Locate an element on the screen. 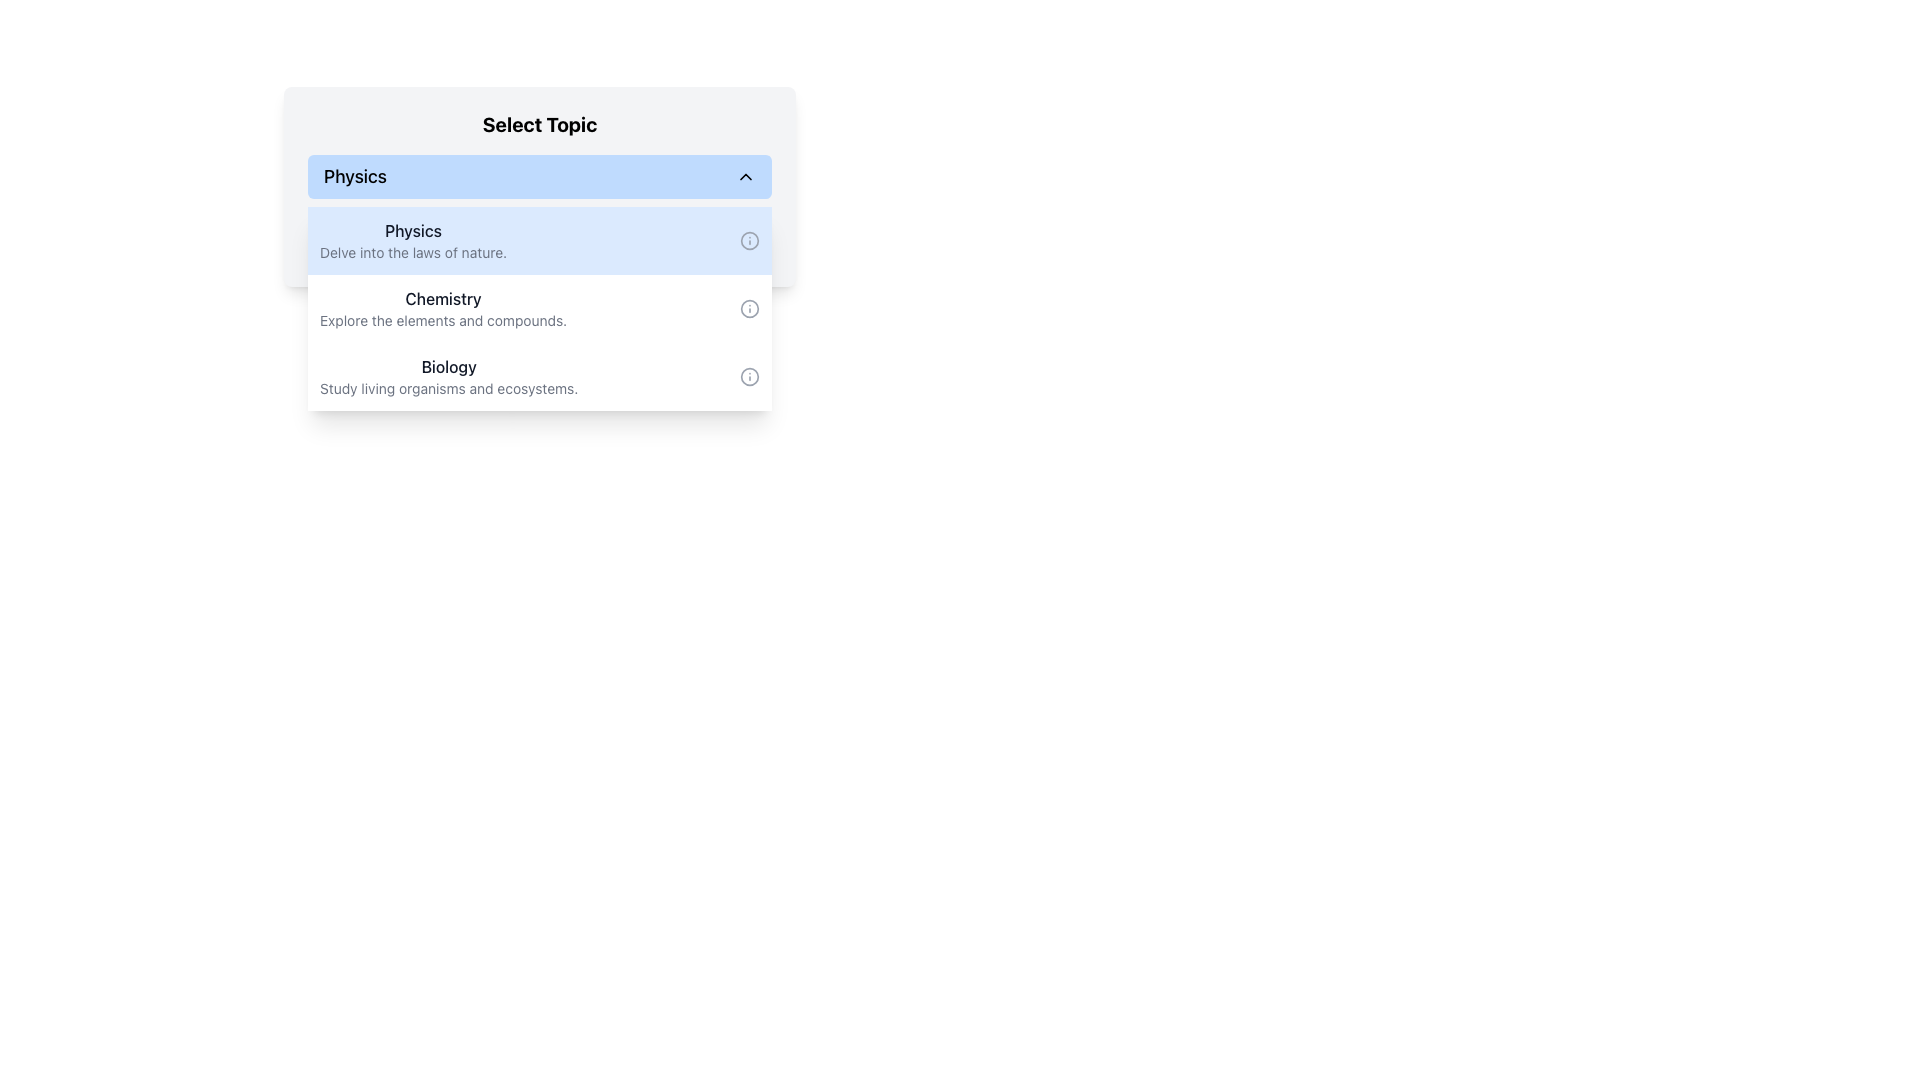  the first item in the dropdown menu labeled 'Physics' is located at coordinates (539, 186).